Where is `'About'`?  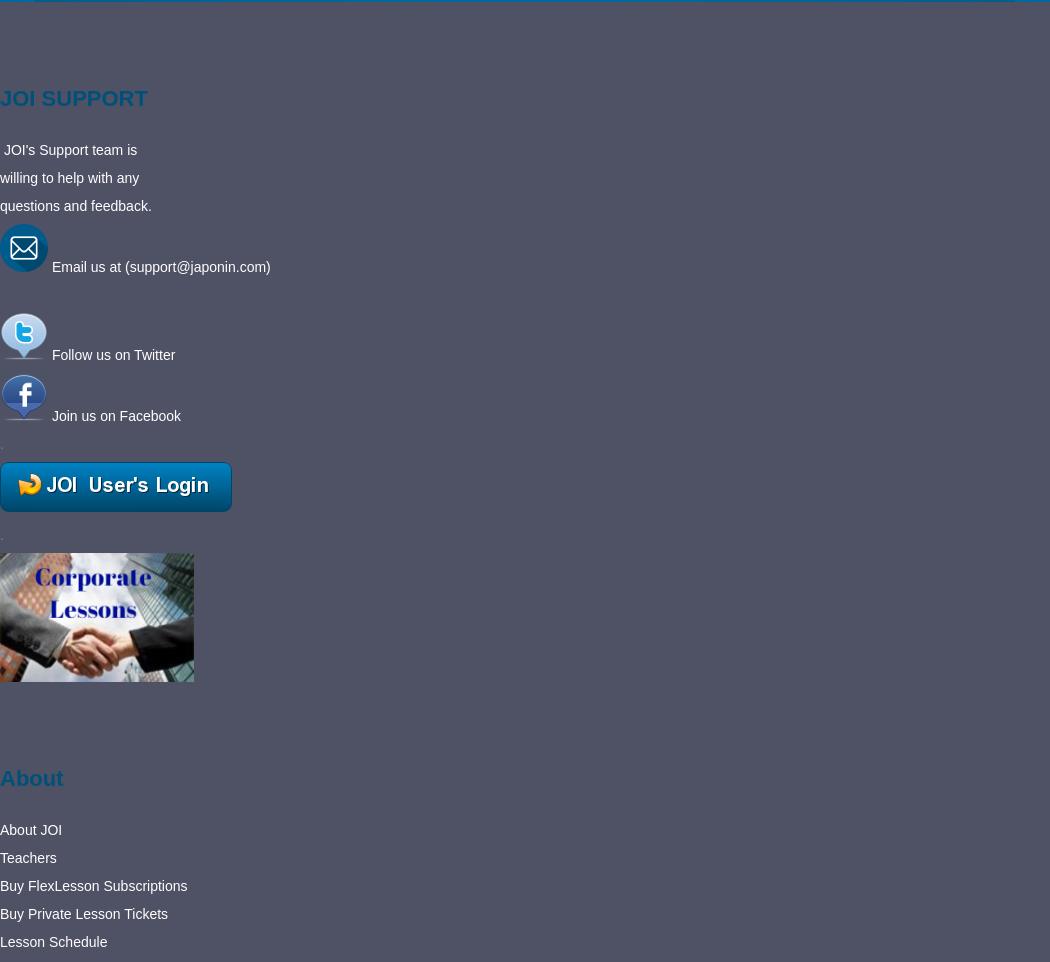
'About' is located at coordinates (31, 777).